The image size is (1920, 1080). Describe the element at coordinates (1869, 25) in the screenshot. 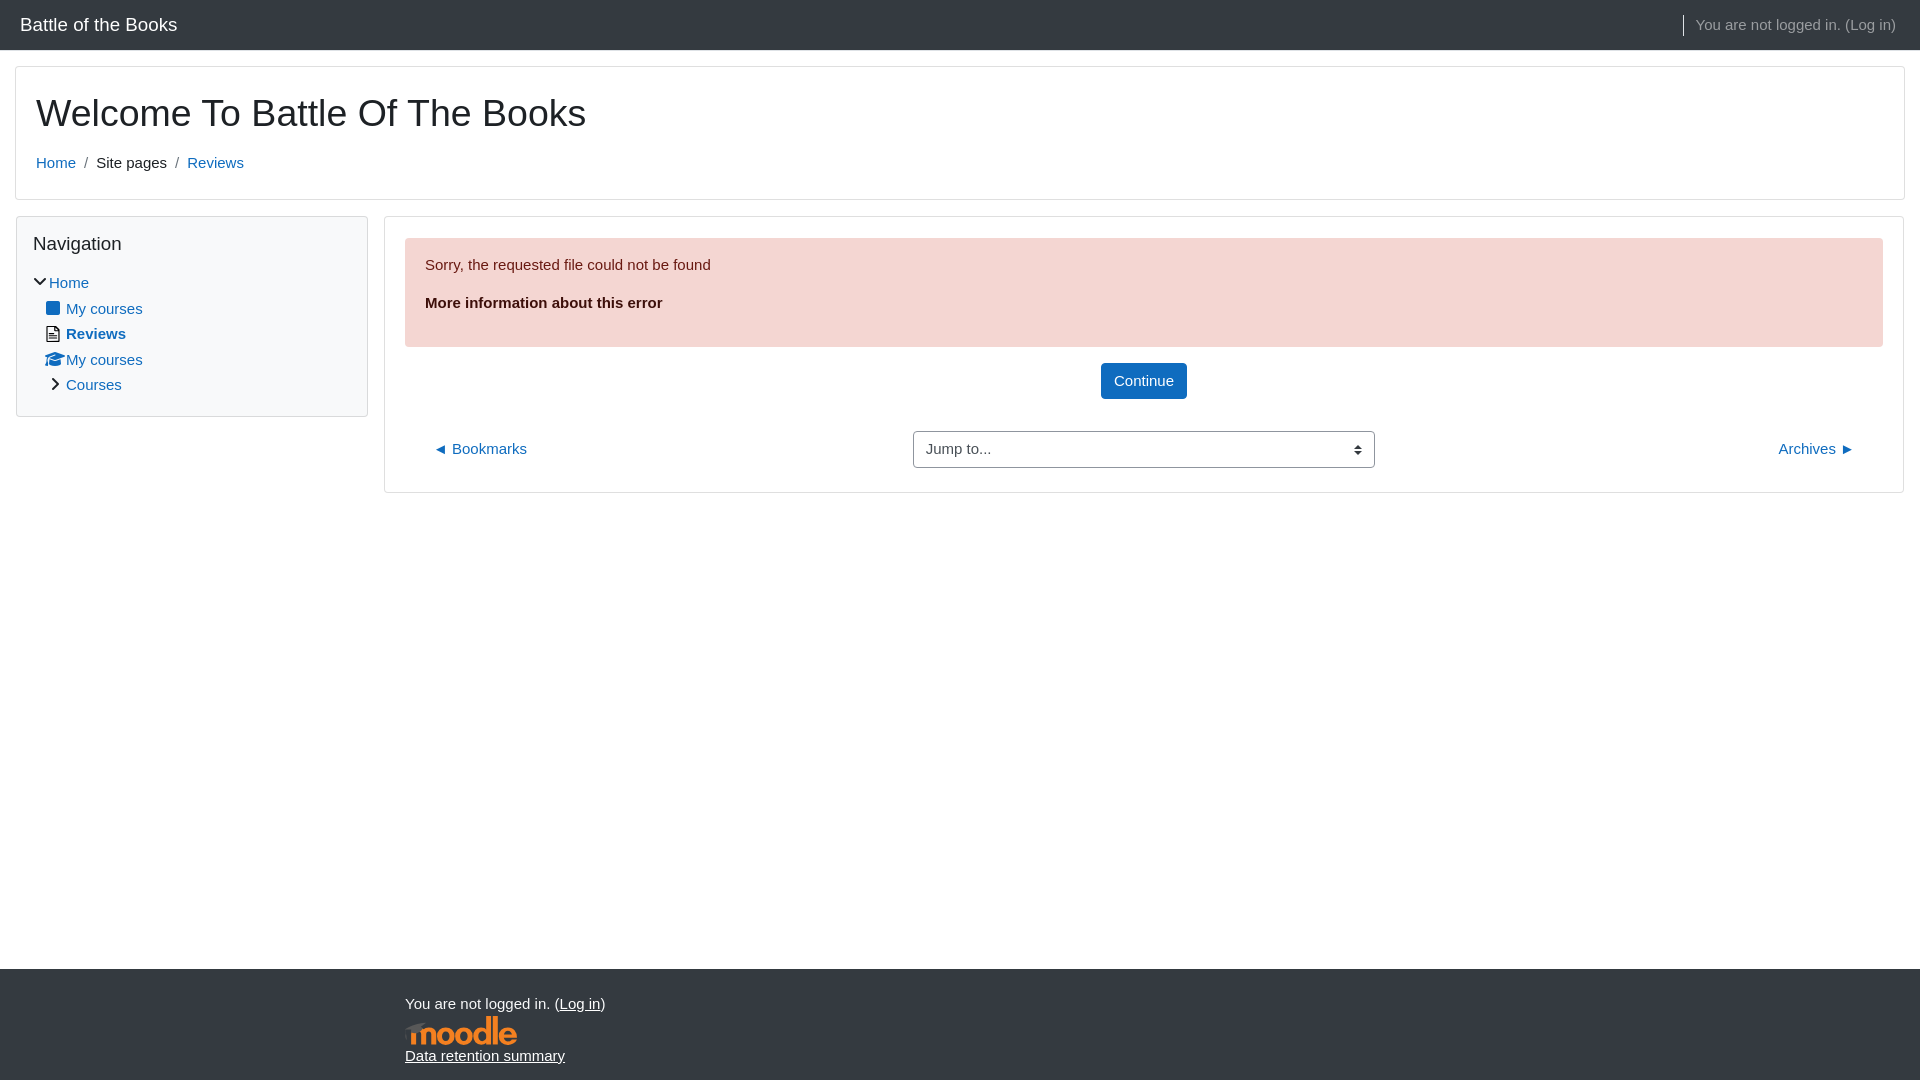

I see `'Log in'` at that location.